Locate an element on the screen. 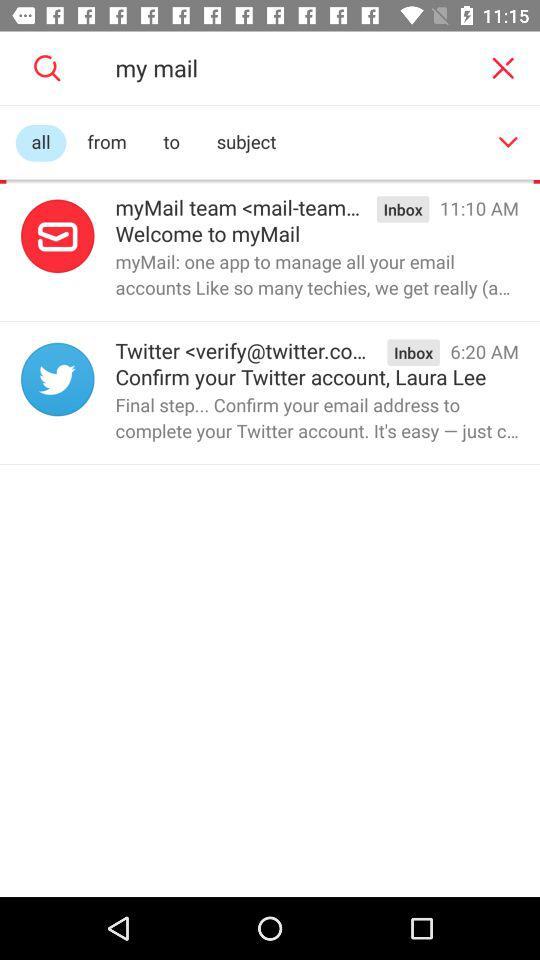  the item next to to is located at coordinates (246, 142).